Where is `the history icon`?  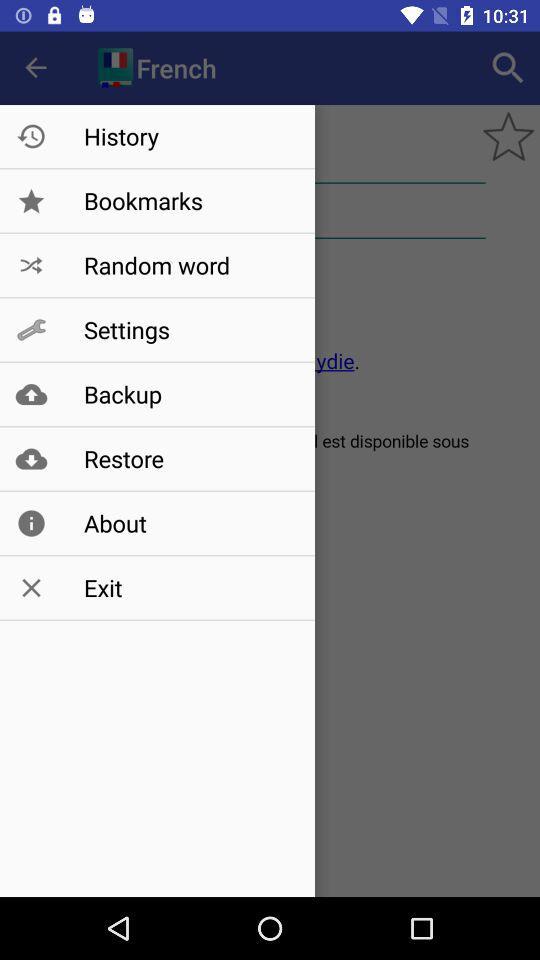 the history icon is located at coordinates (30, 135).